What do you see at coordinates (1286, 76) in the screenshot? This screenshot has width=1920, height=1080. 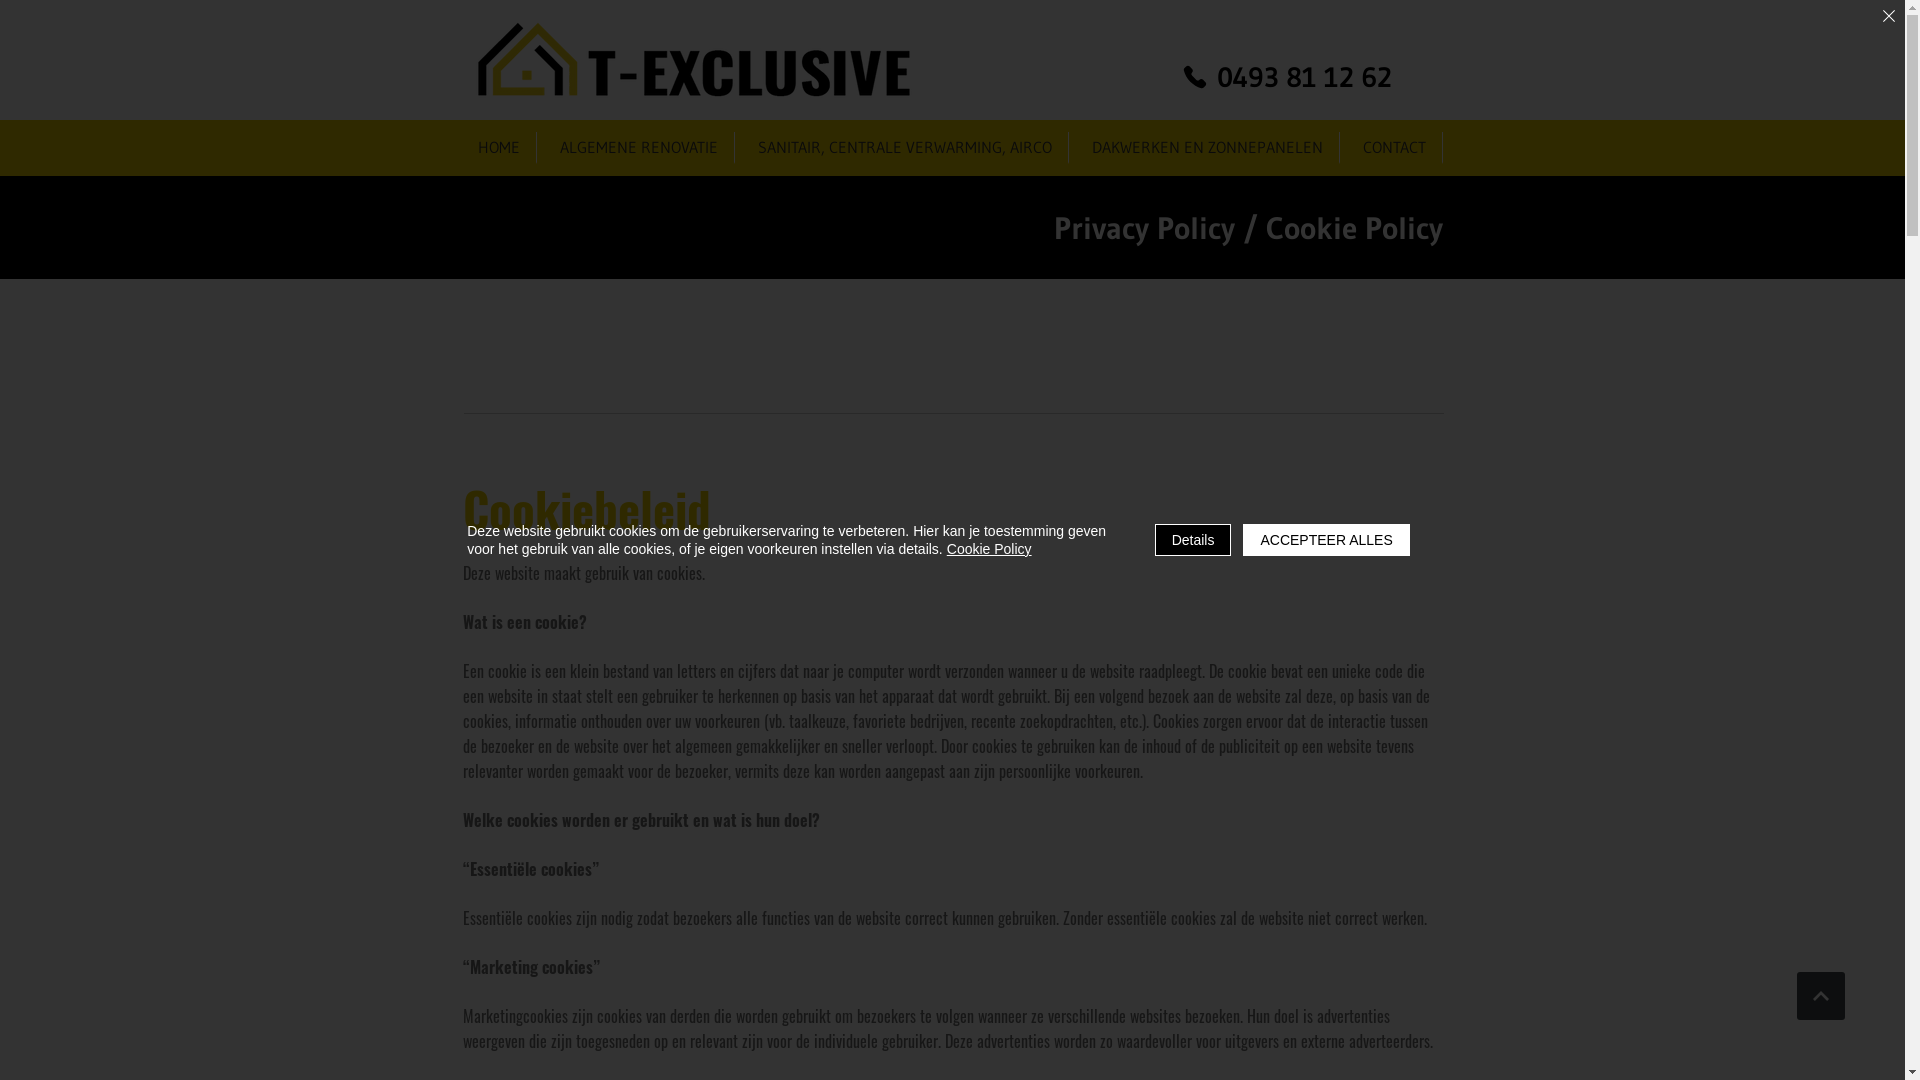 I see `'0493 81 12 62'` at bounding box center [1286, 76].